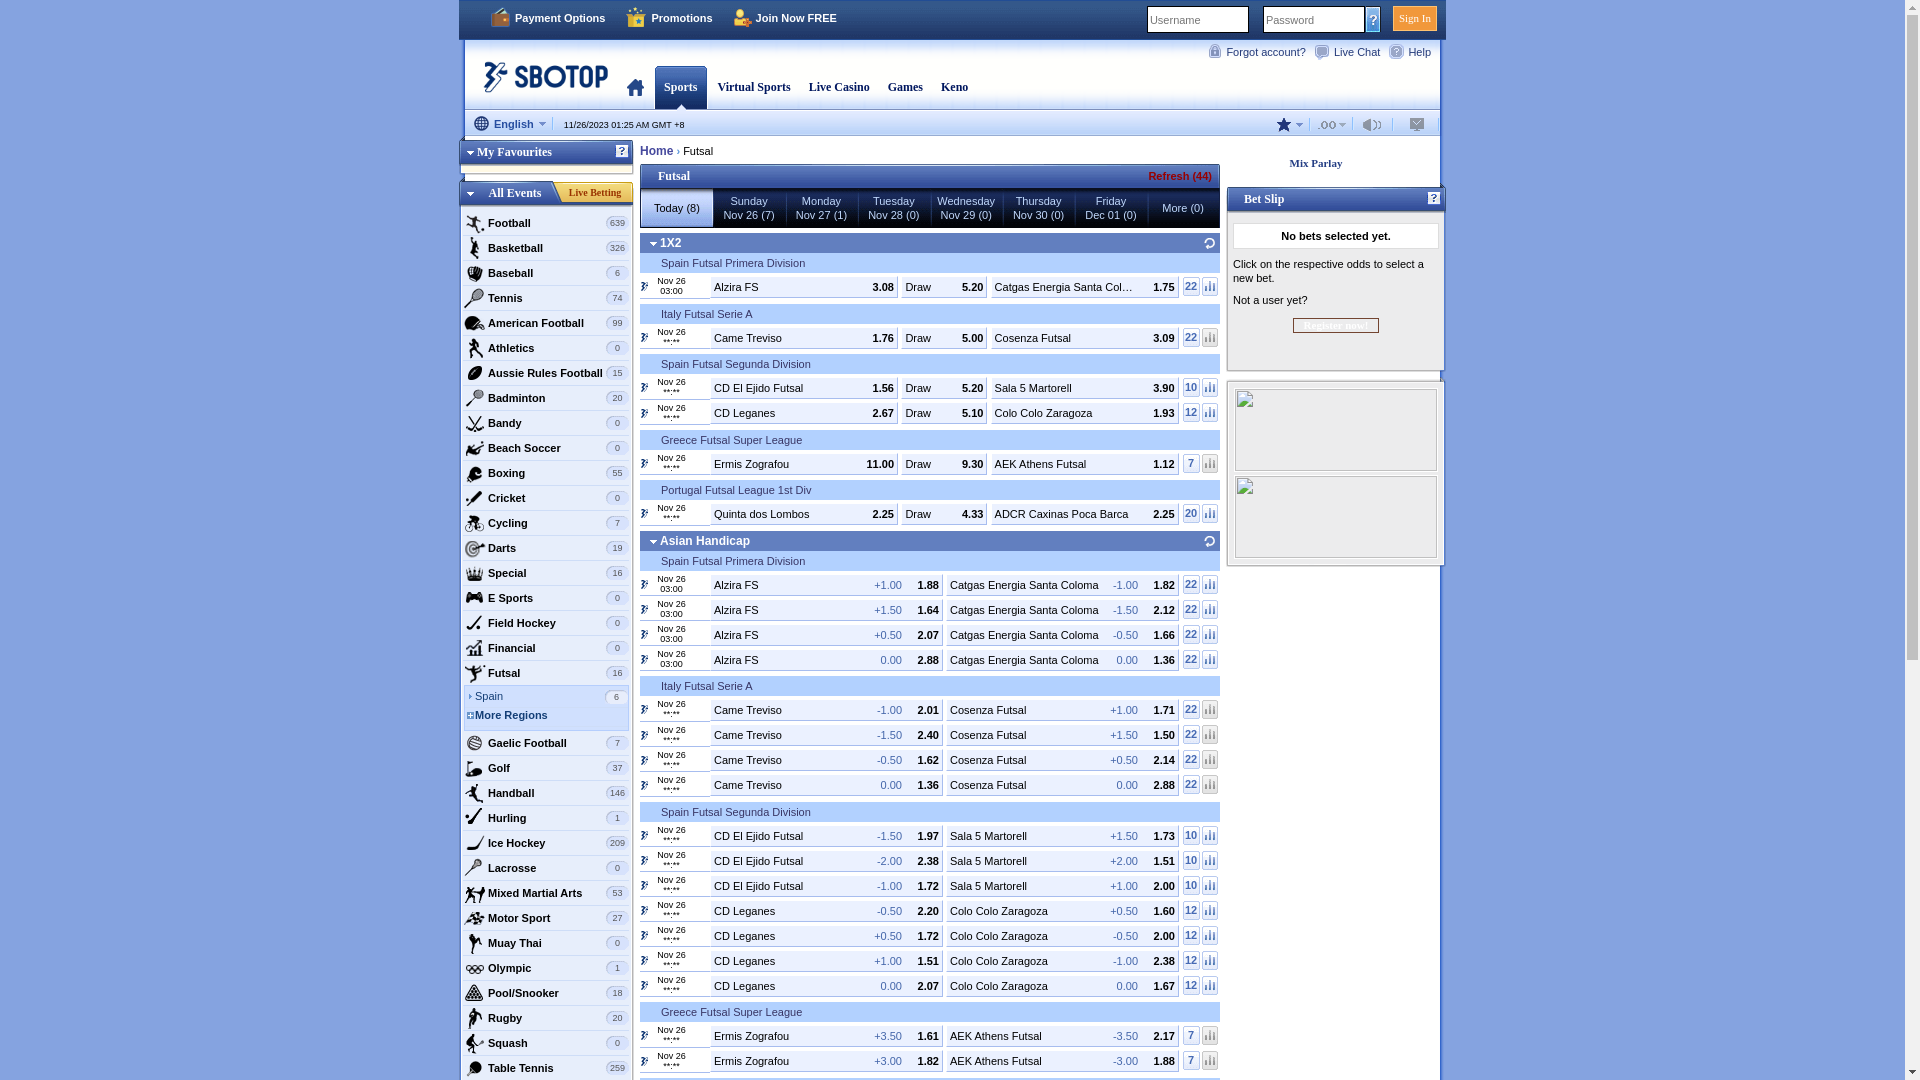 The height and width of the screenshot is (1080, 1920). I want to click on '1.82, so click(1061, 585).